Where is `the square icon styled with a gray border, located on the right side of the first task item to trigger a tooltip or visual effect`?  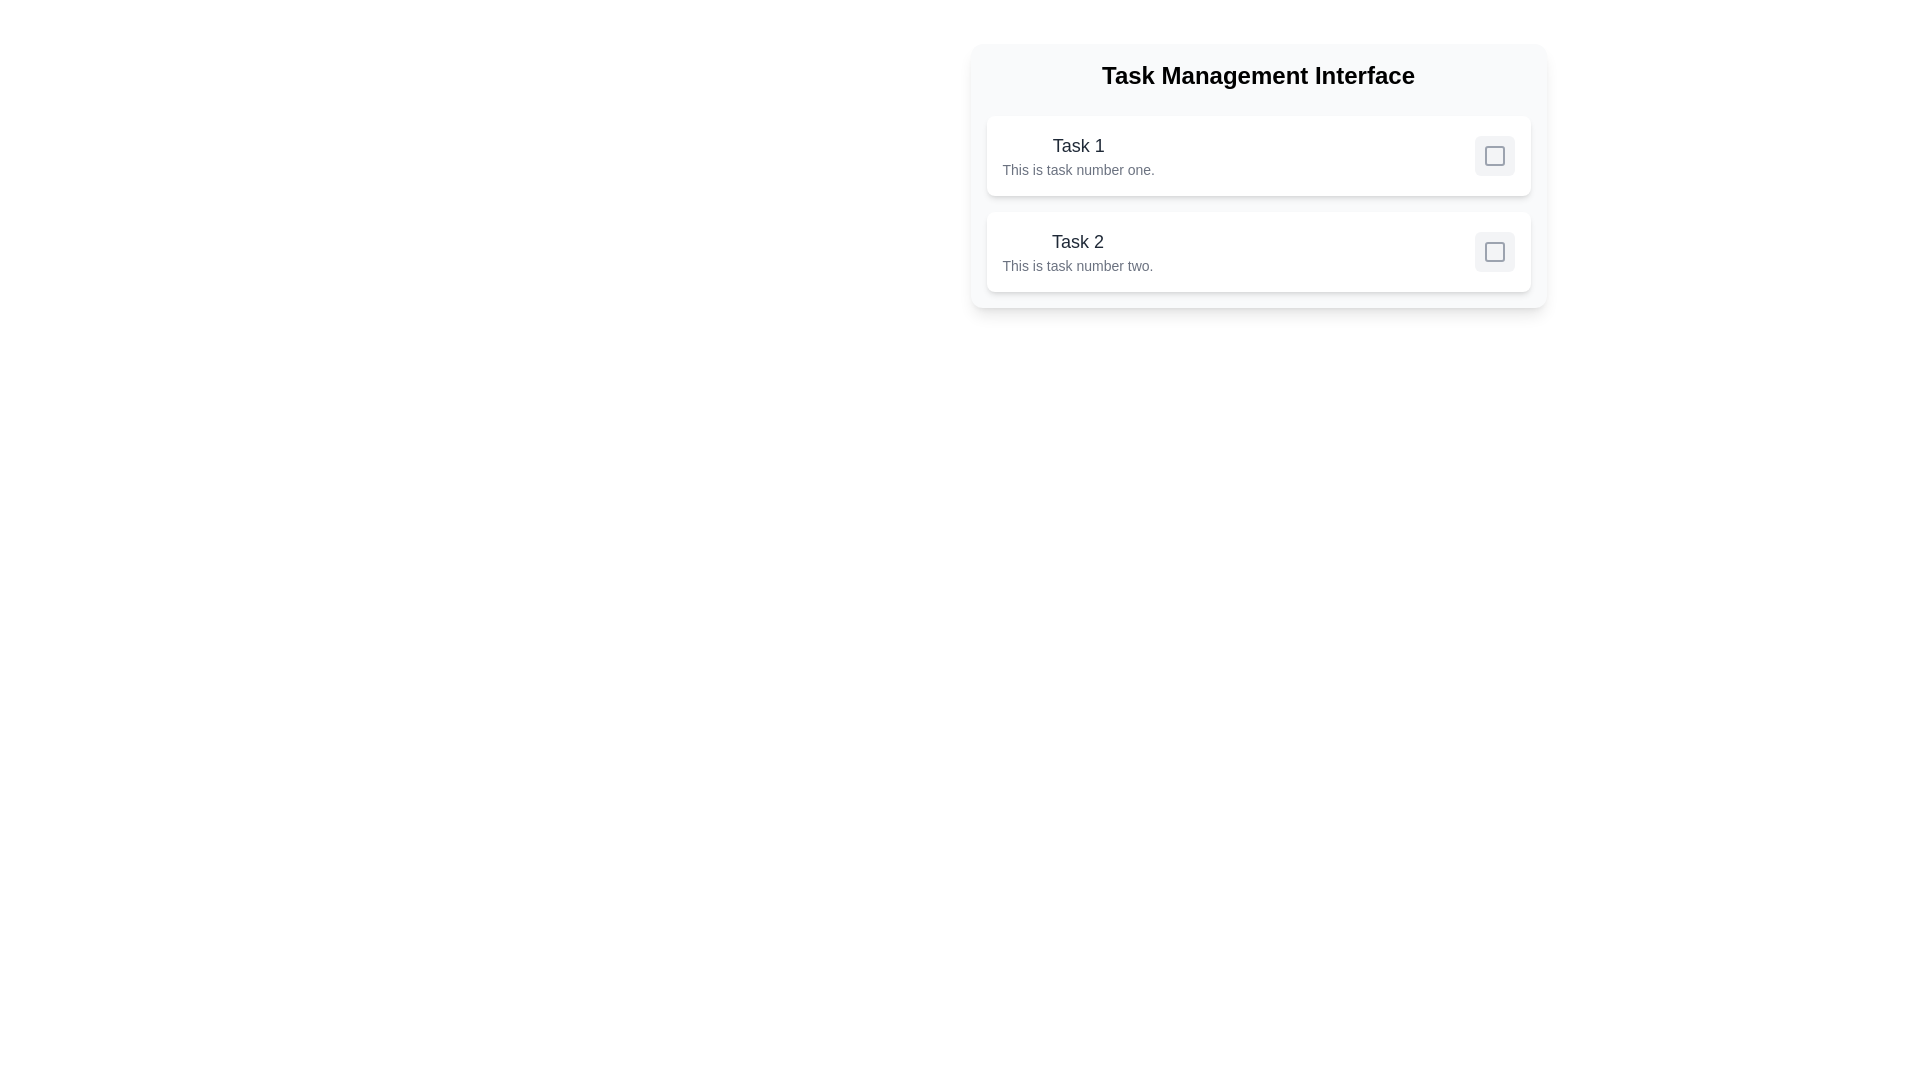 the square icon styled with a gray border, located on the right side of the first task item to trigger a tooltip or visual effect is located at coordinates (1494, 154).